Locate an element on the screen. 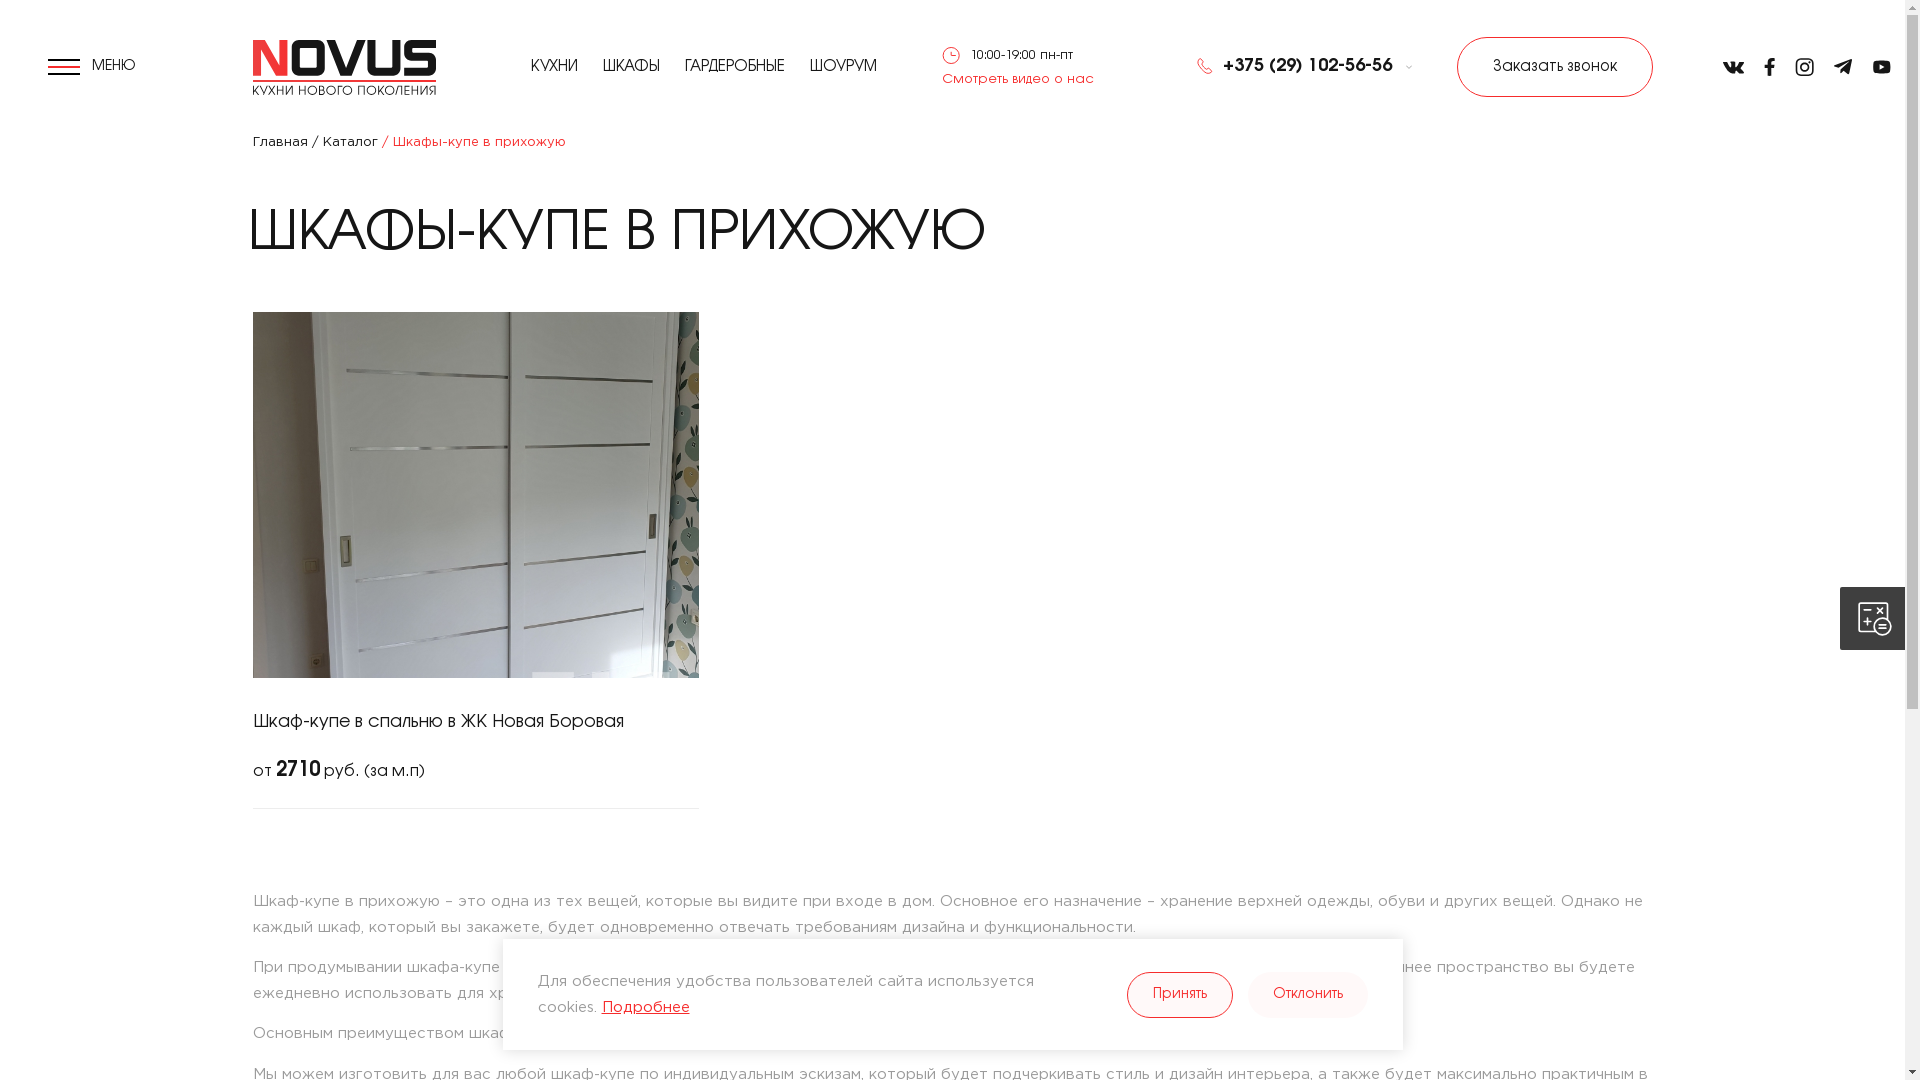  '+375 (29) 102-56-56' is located at coordinates (1292, 65).